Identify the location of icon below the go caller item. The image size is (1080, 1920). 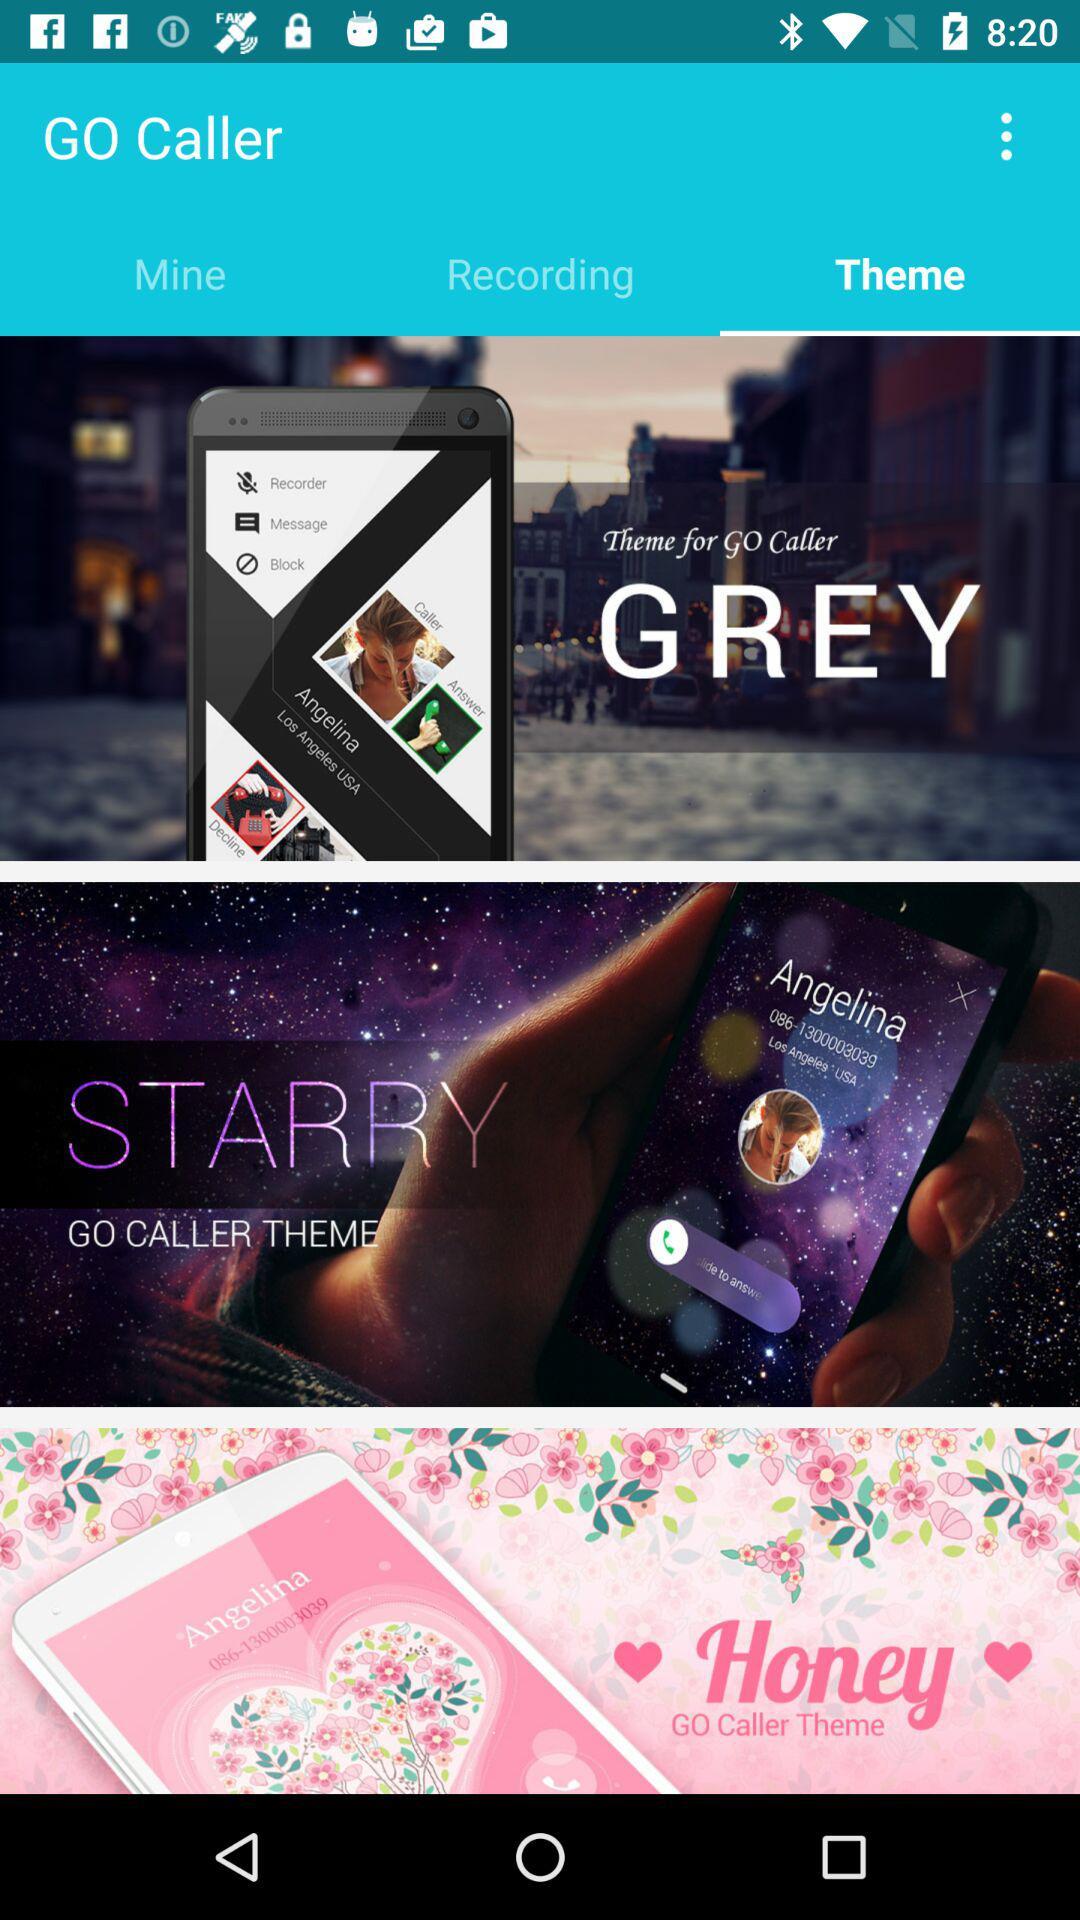
(180, 272).